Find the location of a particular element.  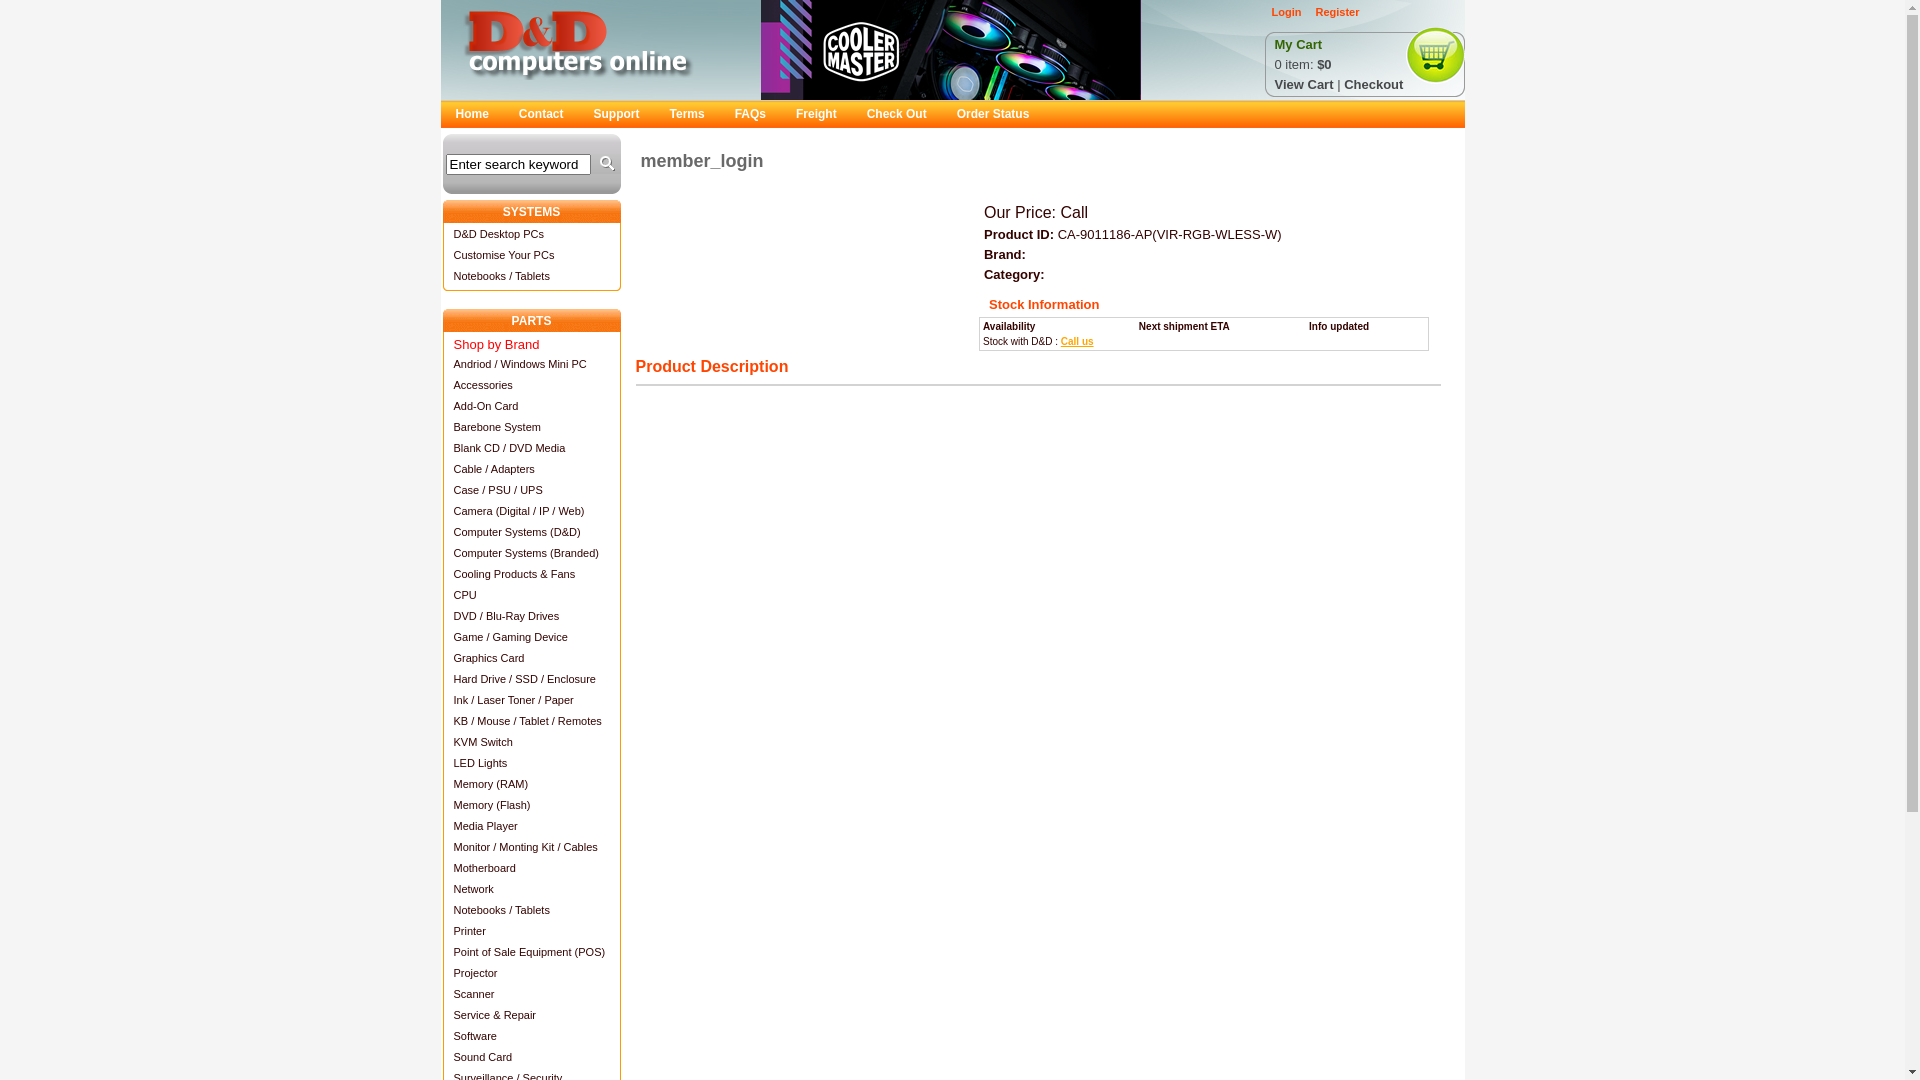

'KVM Switch' is located at coordinates (531, 741).